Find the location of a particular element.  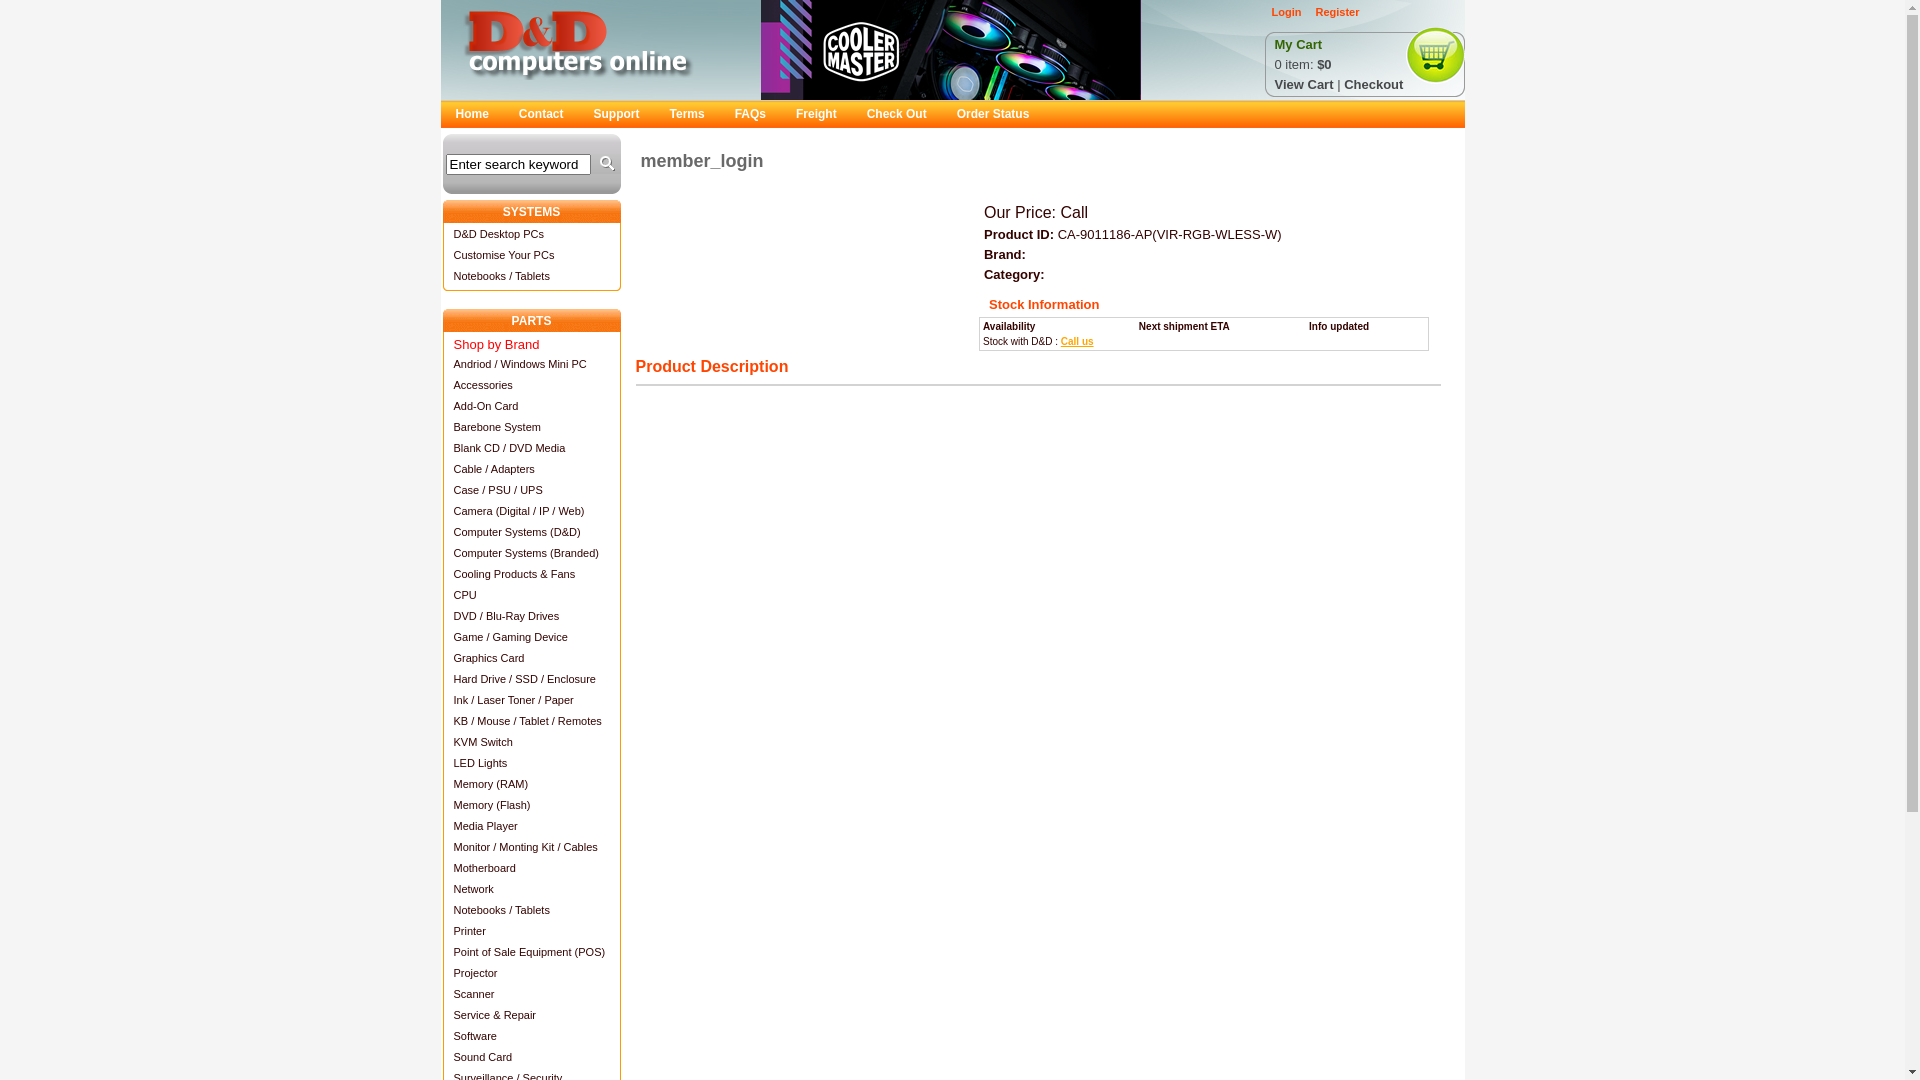

'KVM Switch' is located at coordinates (531, 741).